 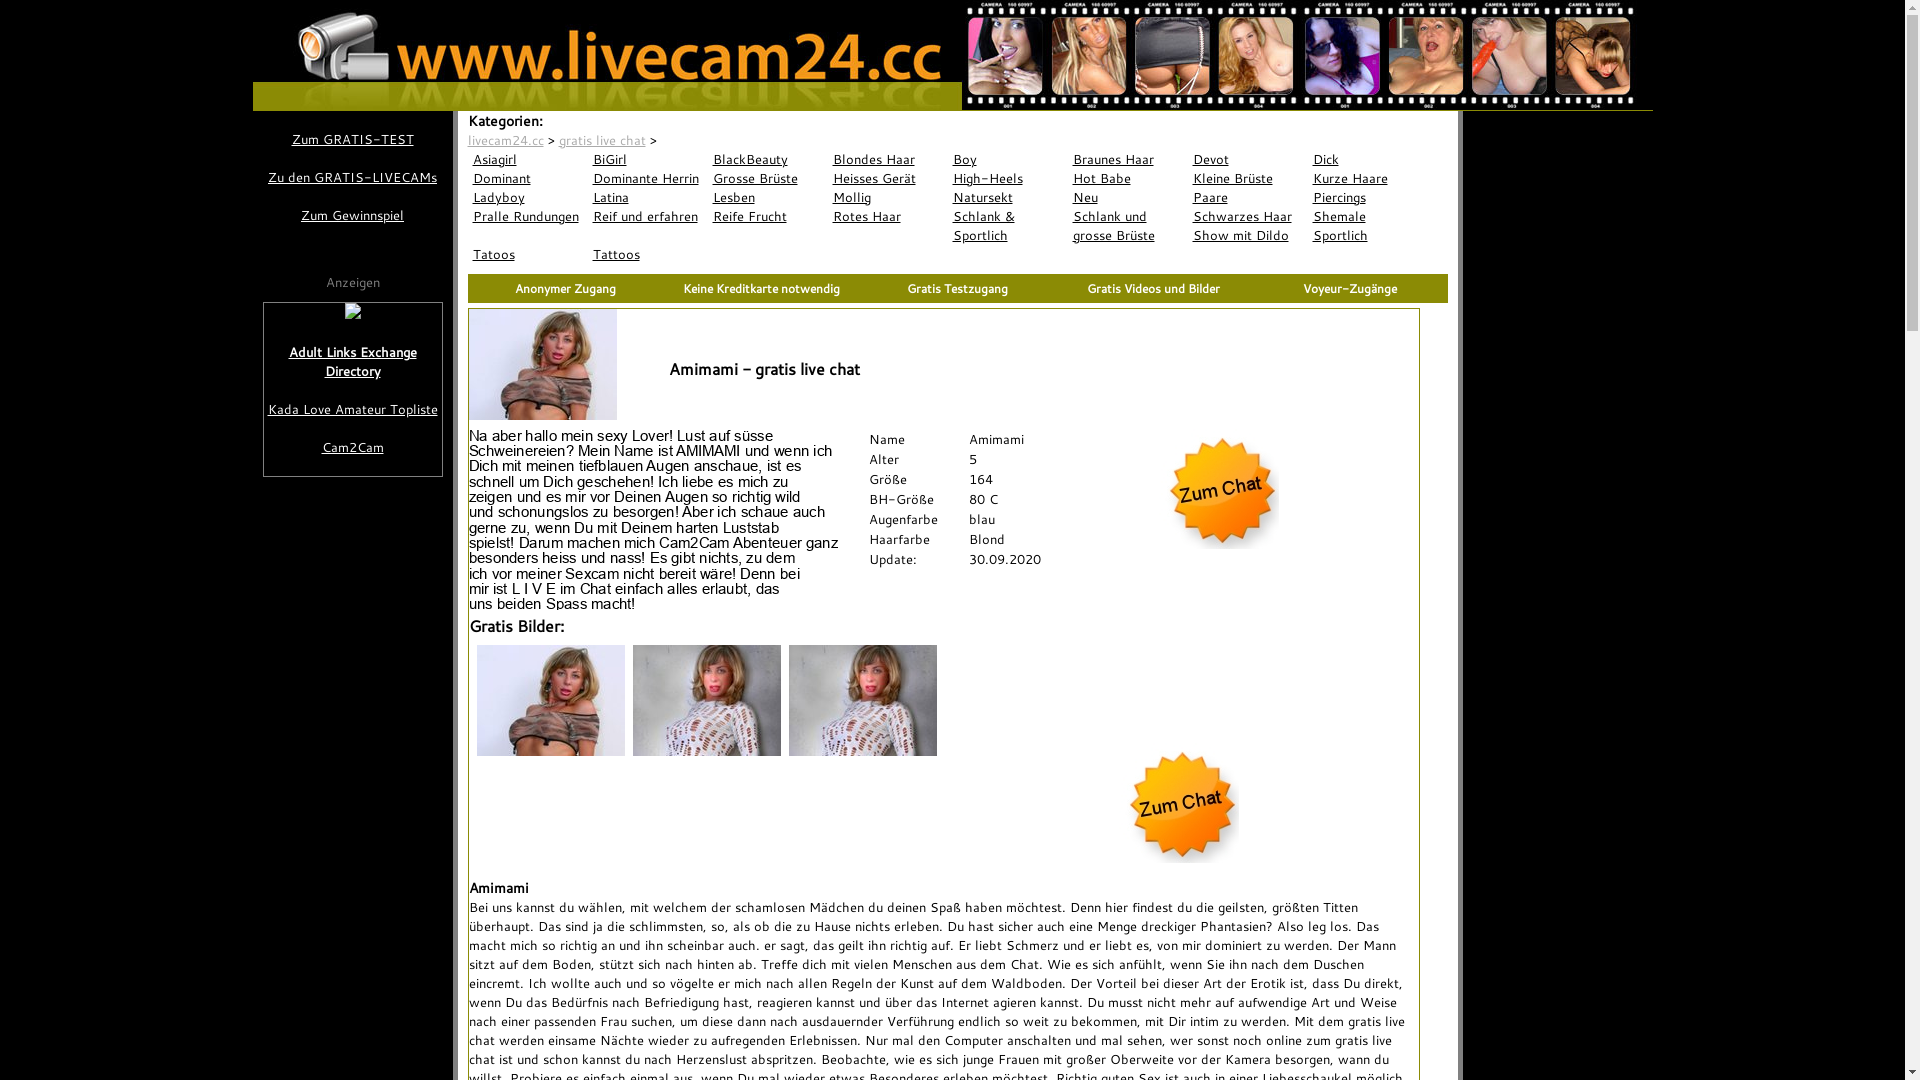 What do you see at coordinates (648, 177) in the screenshot?
I see `'Dominante Herrin'` at bounding box center [648, 177].